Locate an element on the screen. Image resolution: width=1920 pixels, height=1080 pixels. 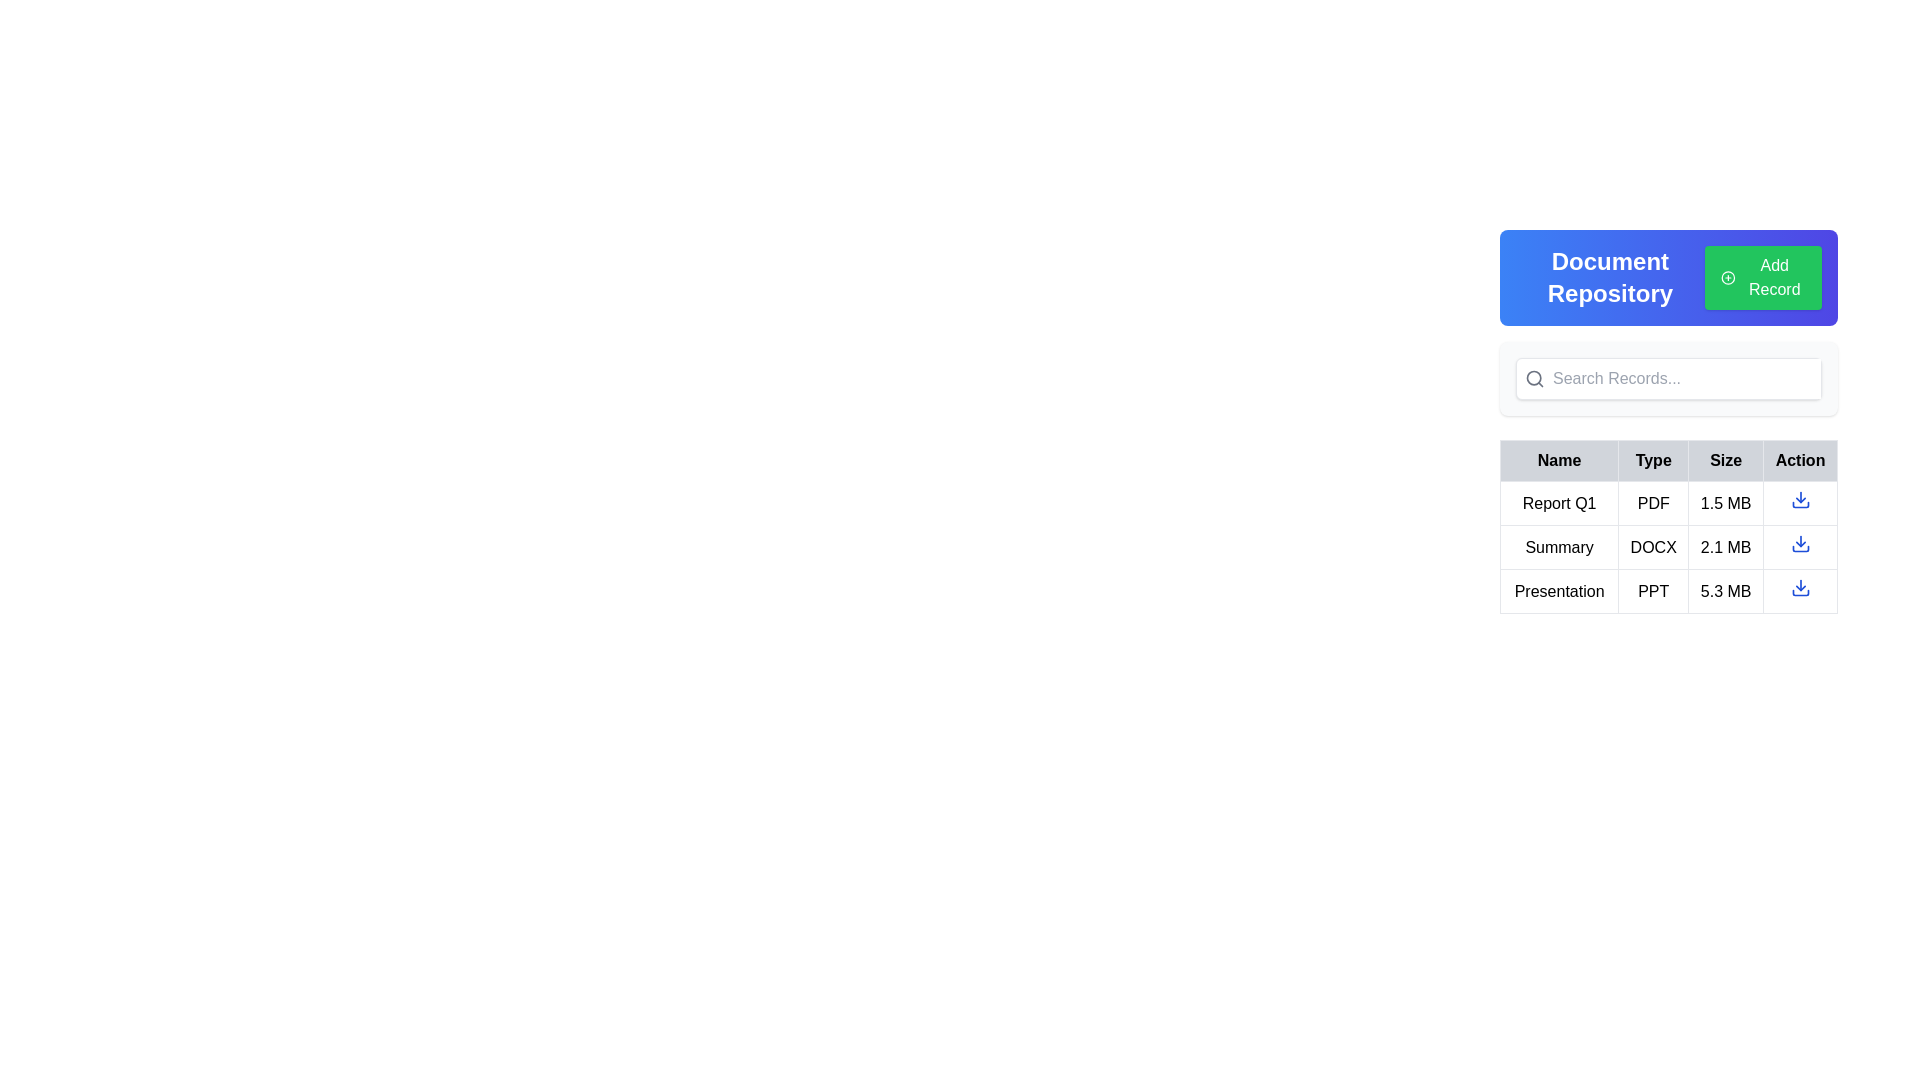
the content of the static text indicating the file type for the 'Summary' file entry in the document repository, located in the 'Type' column of the table is located at coordinates (1653, 547).